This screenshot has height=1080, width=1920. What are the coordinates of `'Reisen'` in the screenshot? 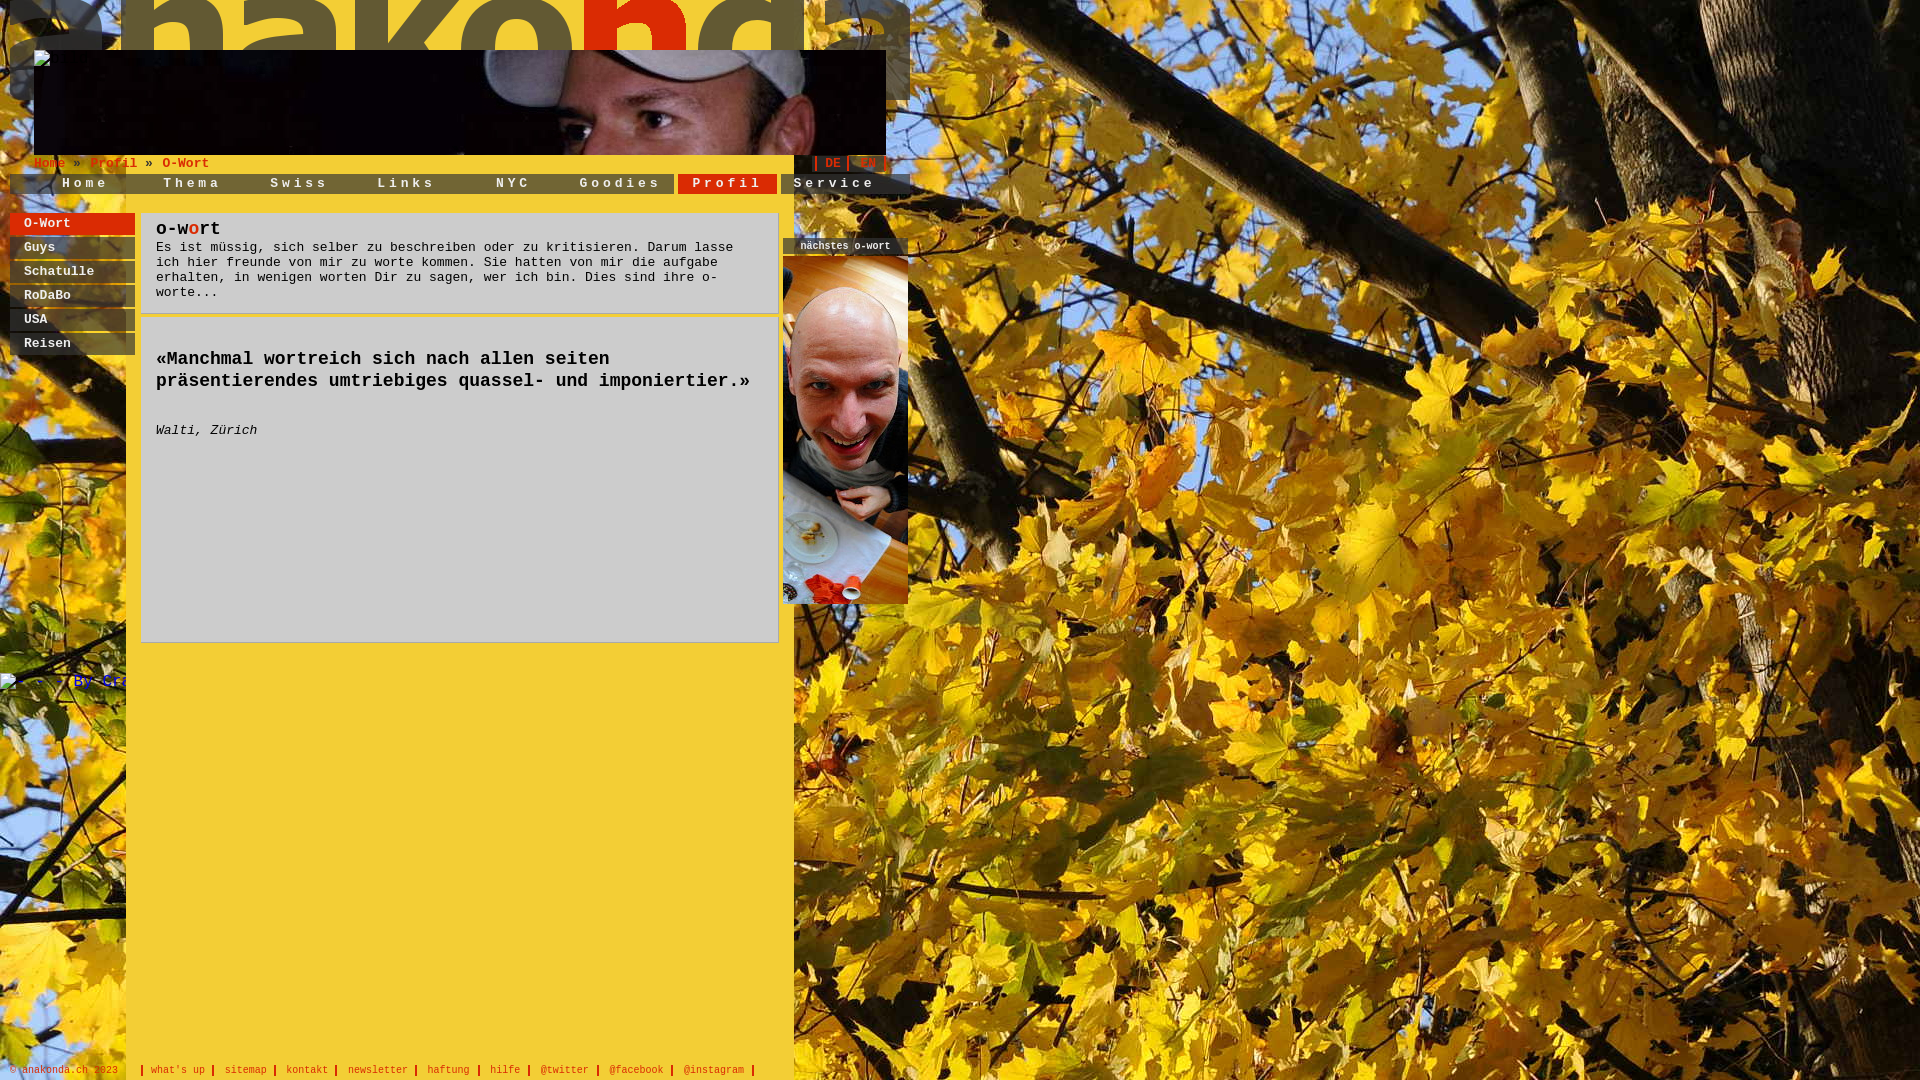 It's located at (47, 342).